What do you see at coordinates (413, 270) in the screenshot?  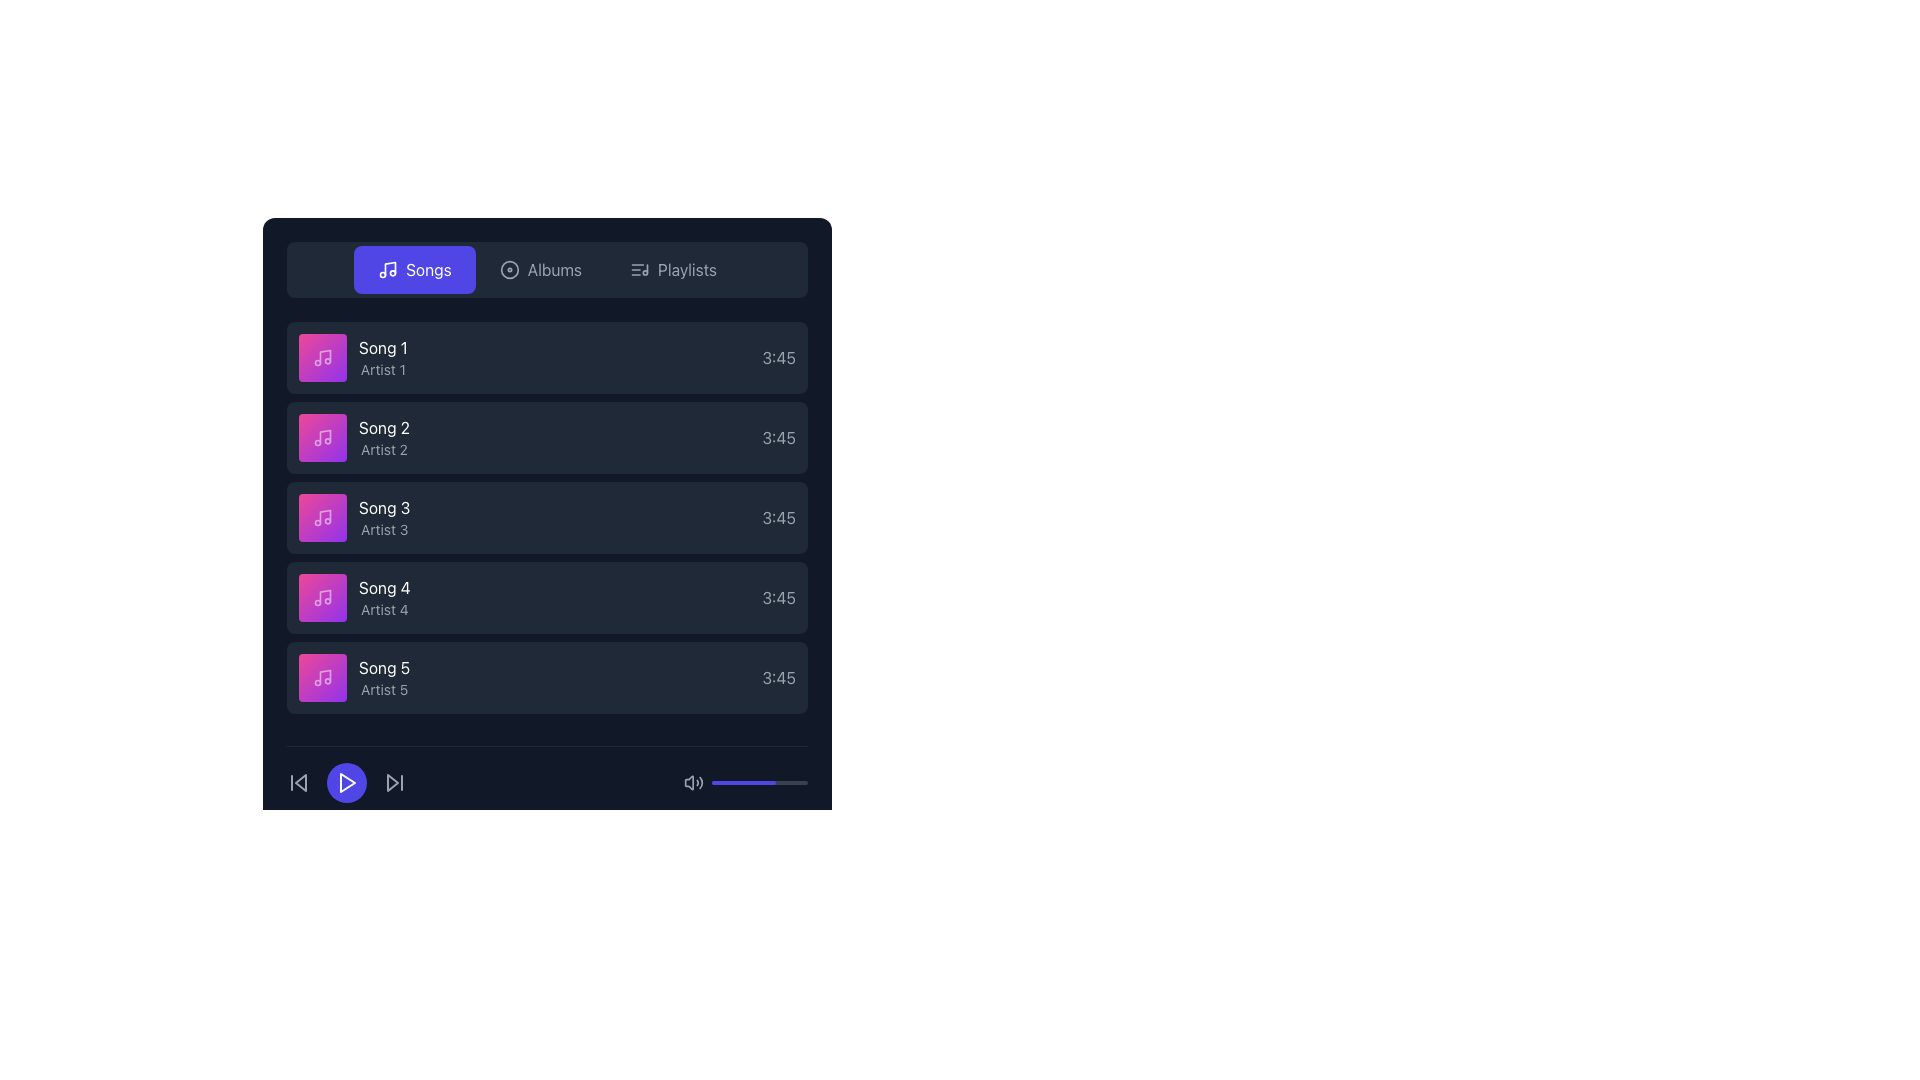 I see `the 'Songs' button in the top menu bar` at bounding box center [413, 270].